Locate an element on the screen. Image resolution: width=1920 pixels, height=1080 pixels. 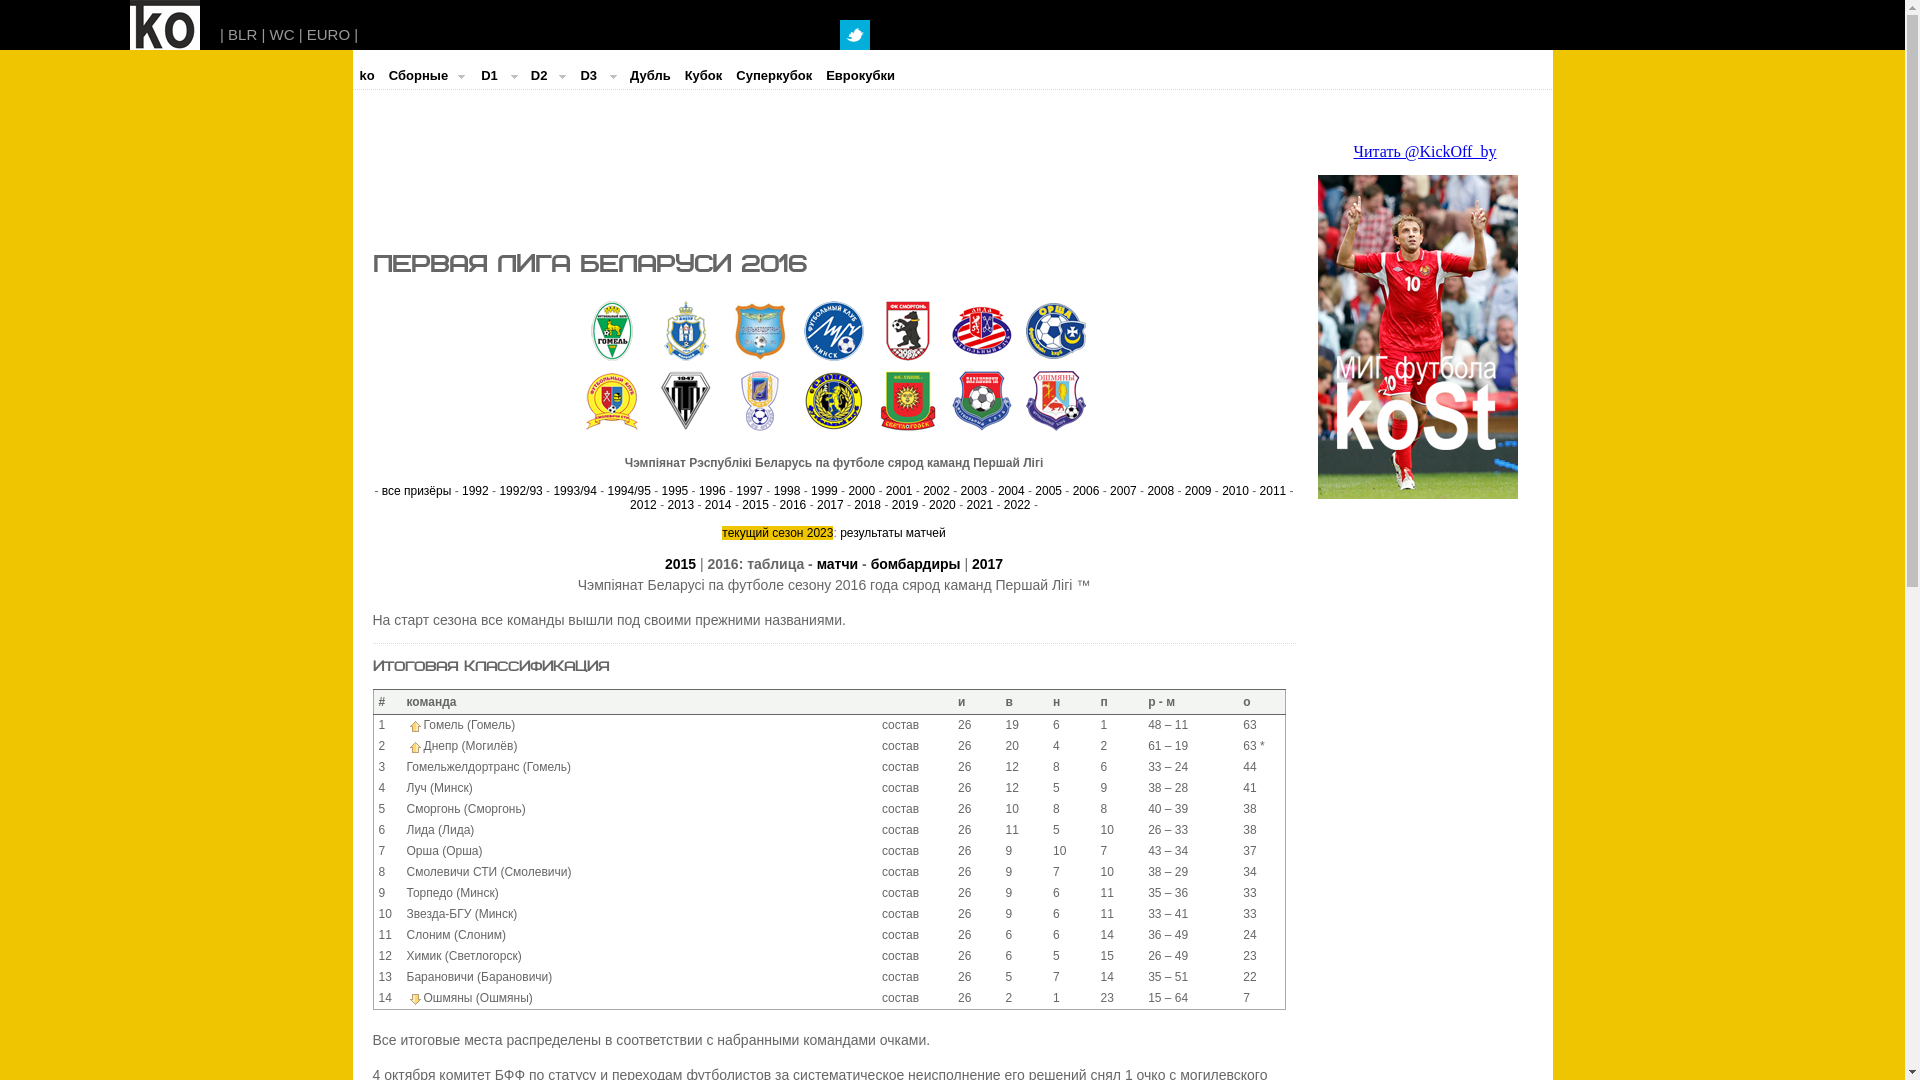
'2006' is located at coordinates (1085, 490).